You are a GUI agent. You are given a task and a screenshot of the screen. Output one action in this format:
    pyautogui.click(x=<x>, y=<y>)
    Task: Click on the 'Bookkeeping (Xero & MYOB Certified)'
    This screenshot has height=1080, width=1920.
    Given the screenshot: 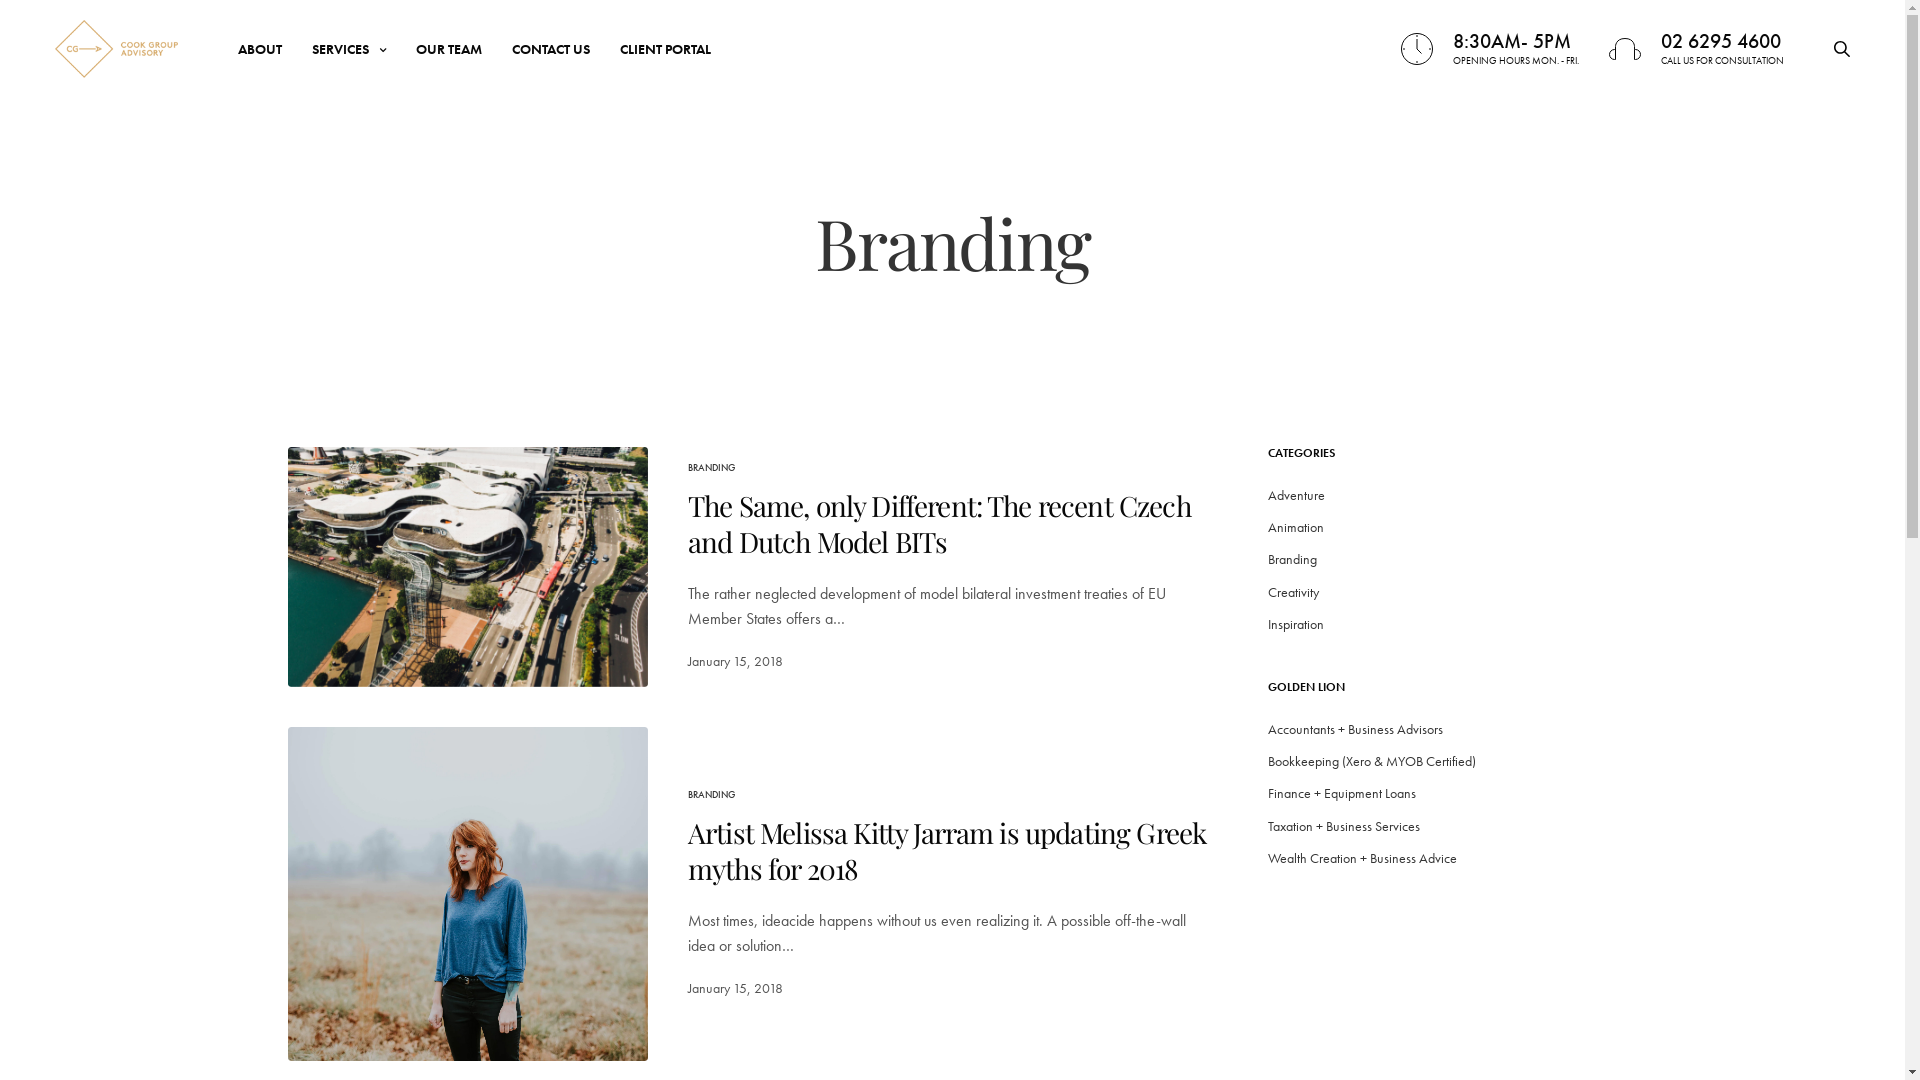 What is the action you would take?
    pyautogui.click(x=1371, y=760)
    